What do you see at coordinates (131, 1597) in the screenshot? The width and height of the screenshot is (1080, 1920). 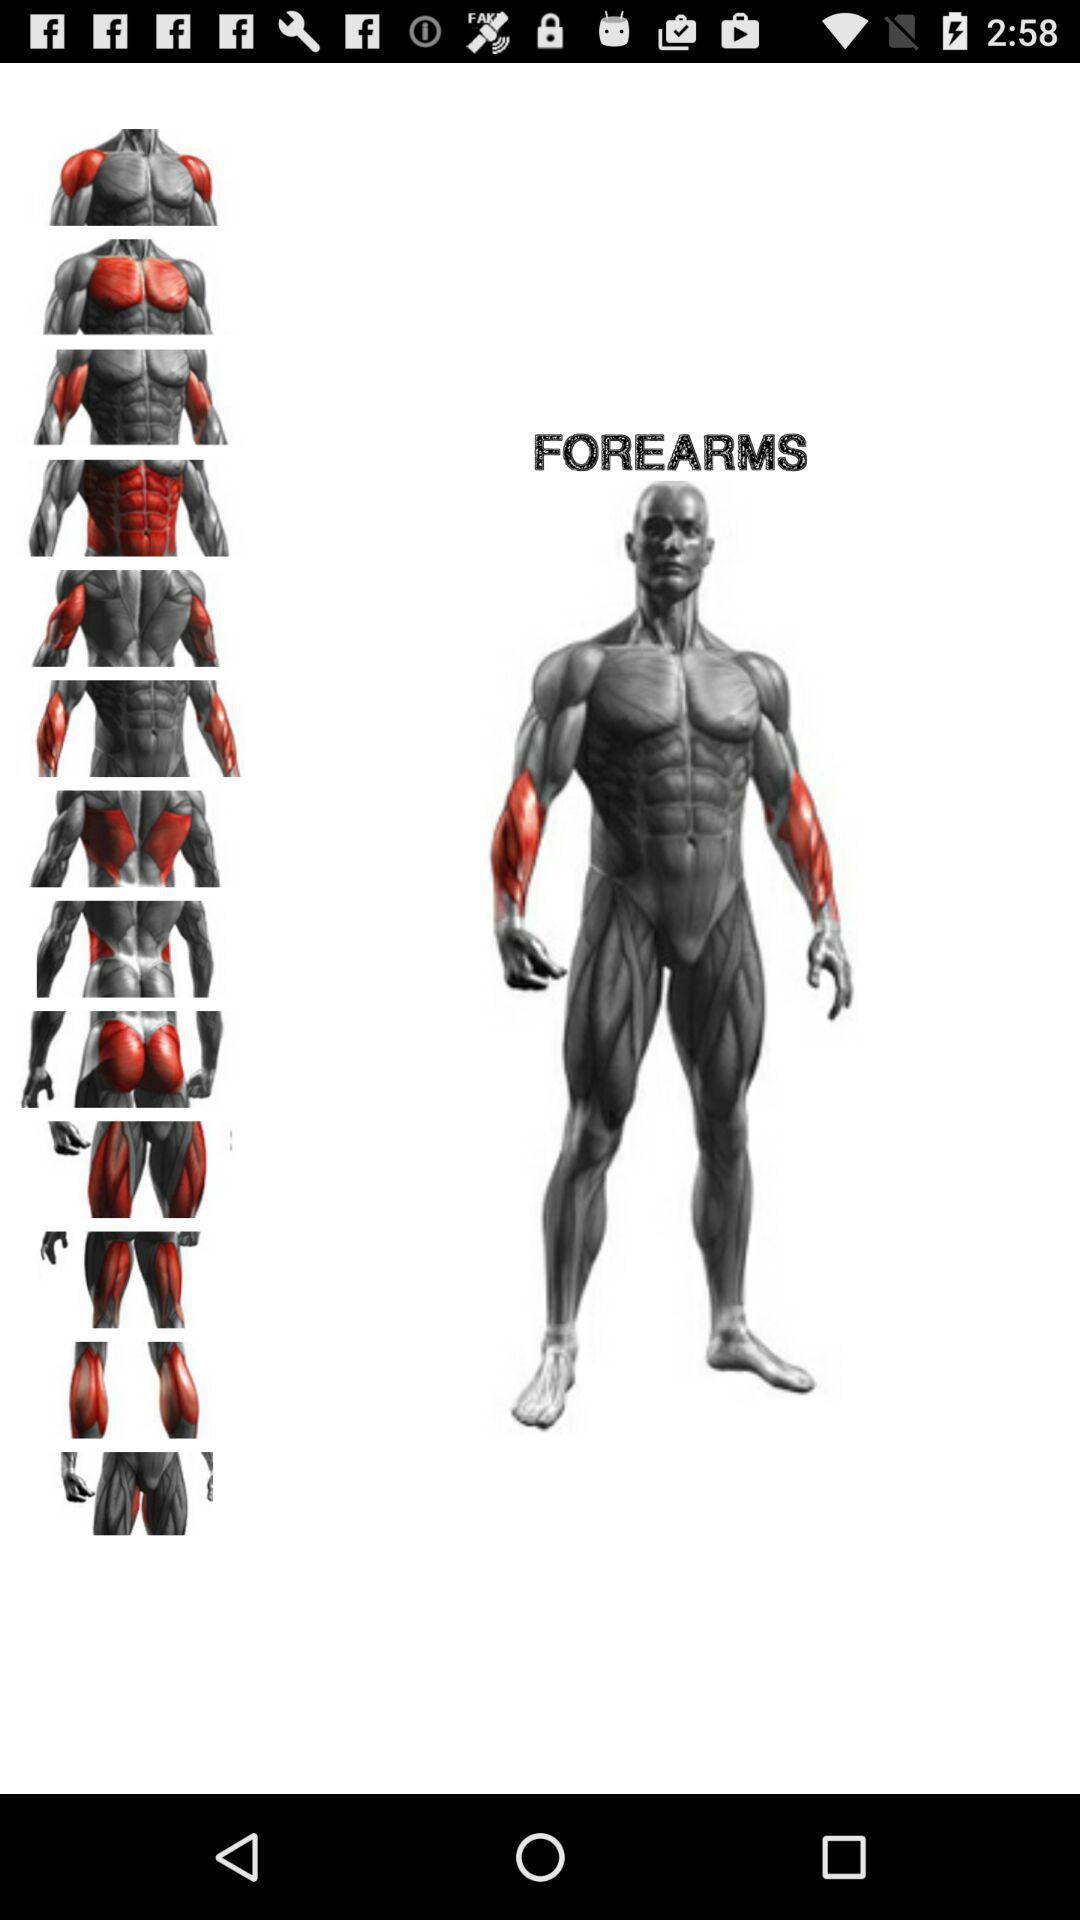 I see `the avatar icon` at bounding box center [131, 1597].